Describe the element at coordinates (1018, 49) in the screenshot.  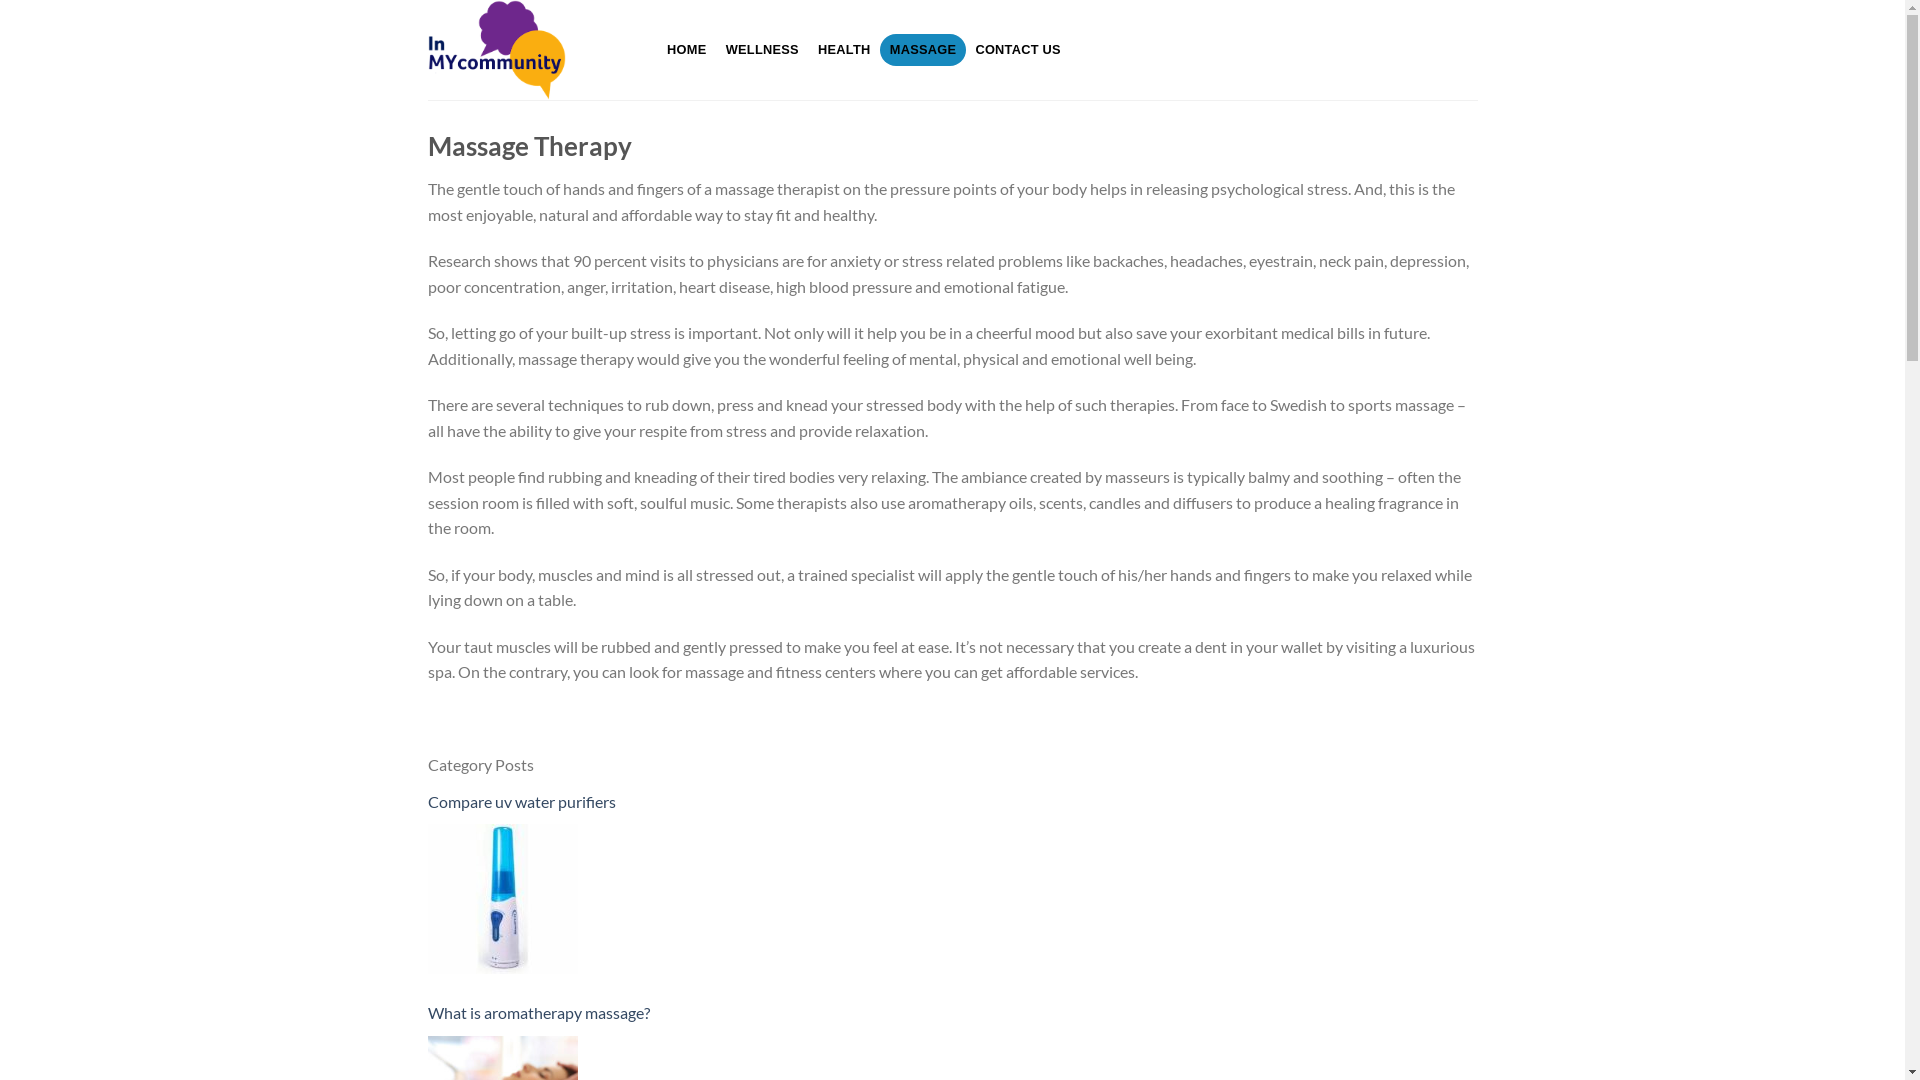
I see `'CONTACT US'` at that location.